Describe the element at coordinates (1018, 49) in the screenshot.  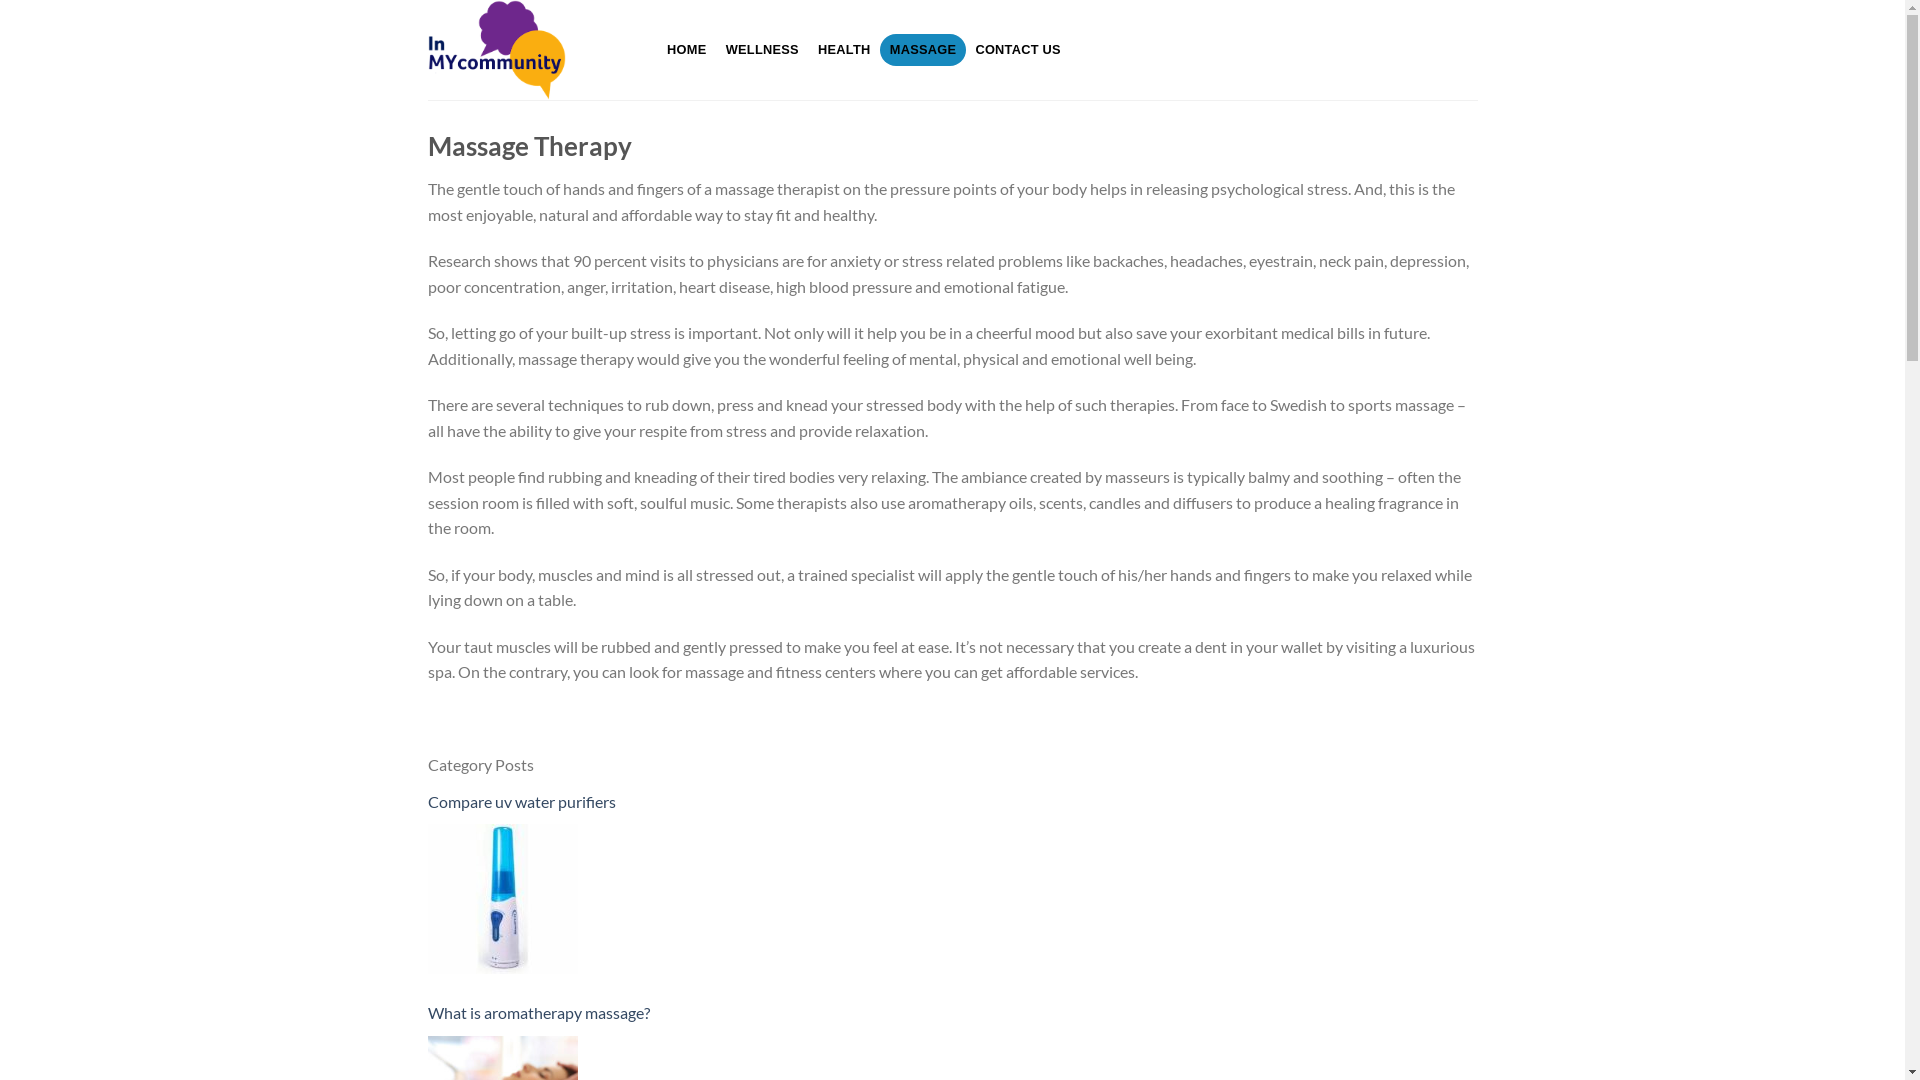
I see `'CONTACT US'` at that location.